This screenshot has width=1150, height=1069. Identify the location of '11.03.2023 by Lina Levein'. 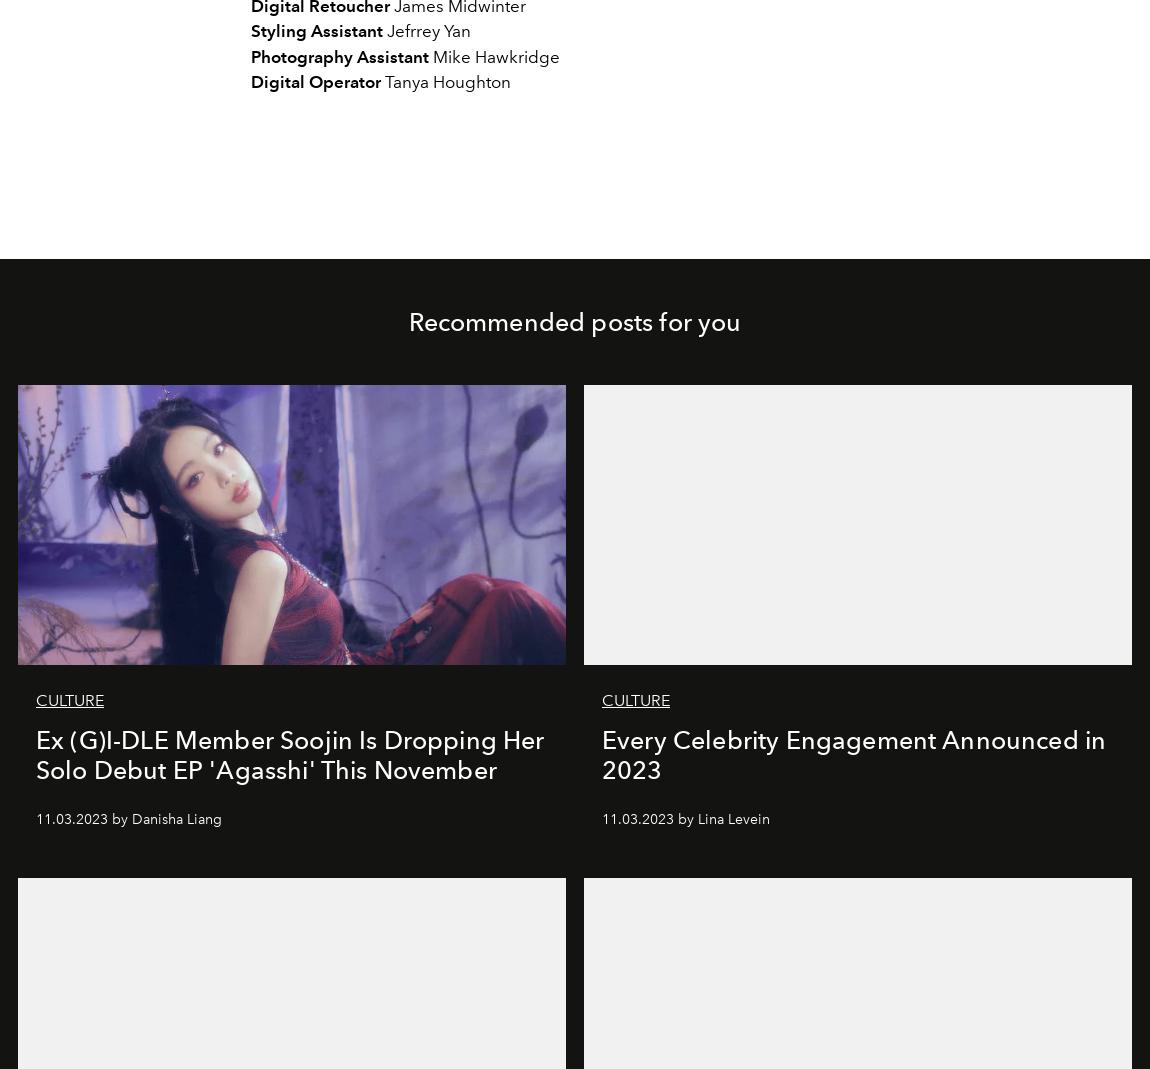
(601, 819).